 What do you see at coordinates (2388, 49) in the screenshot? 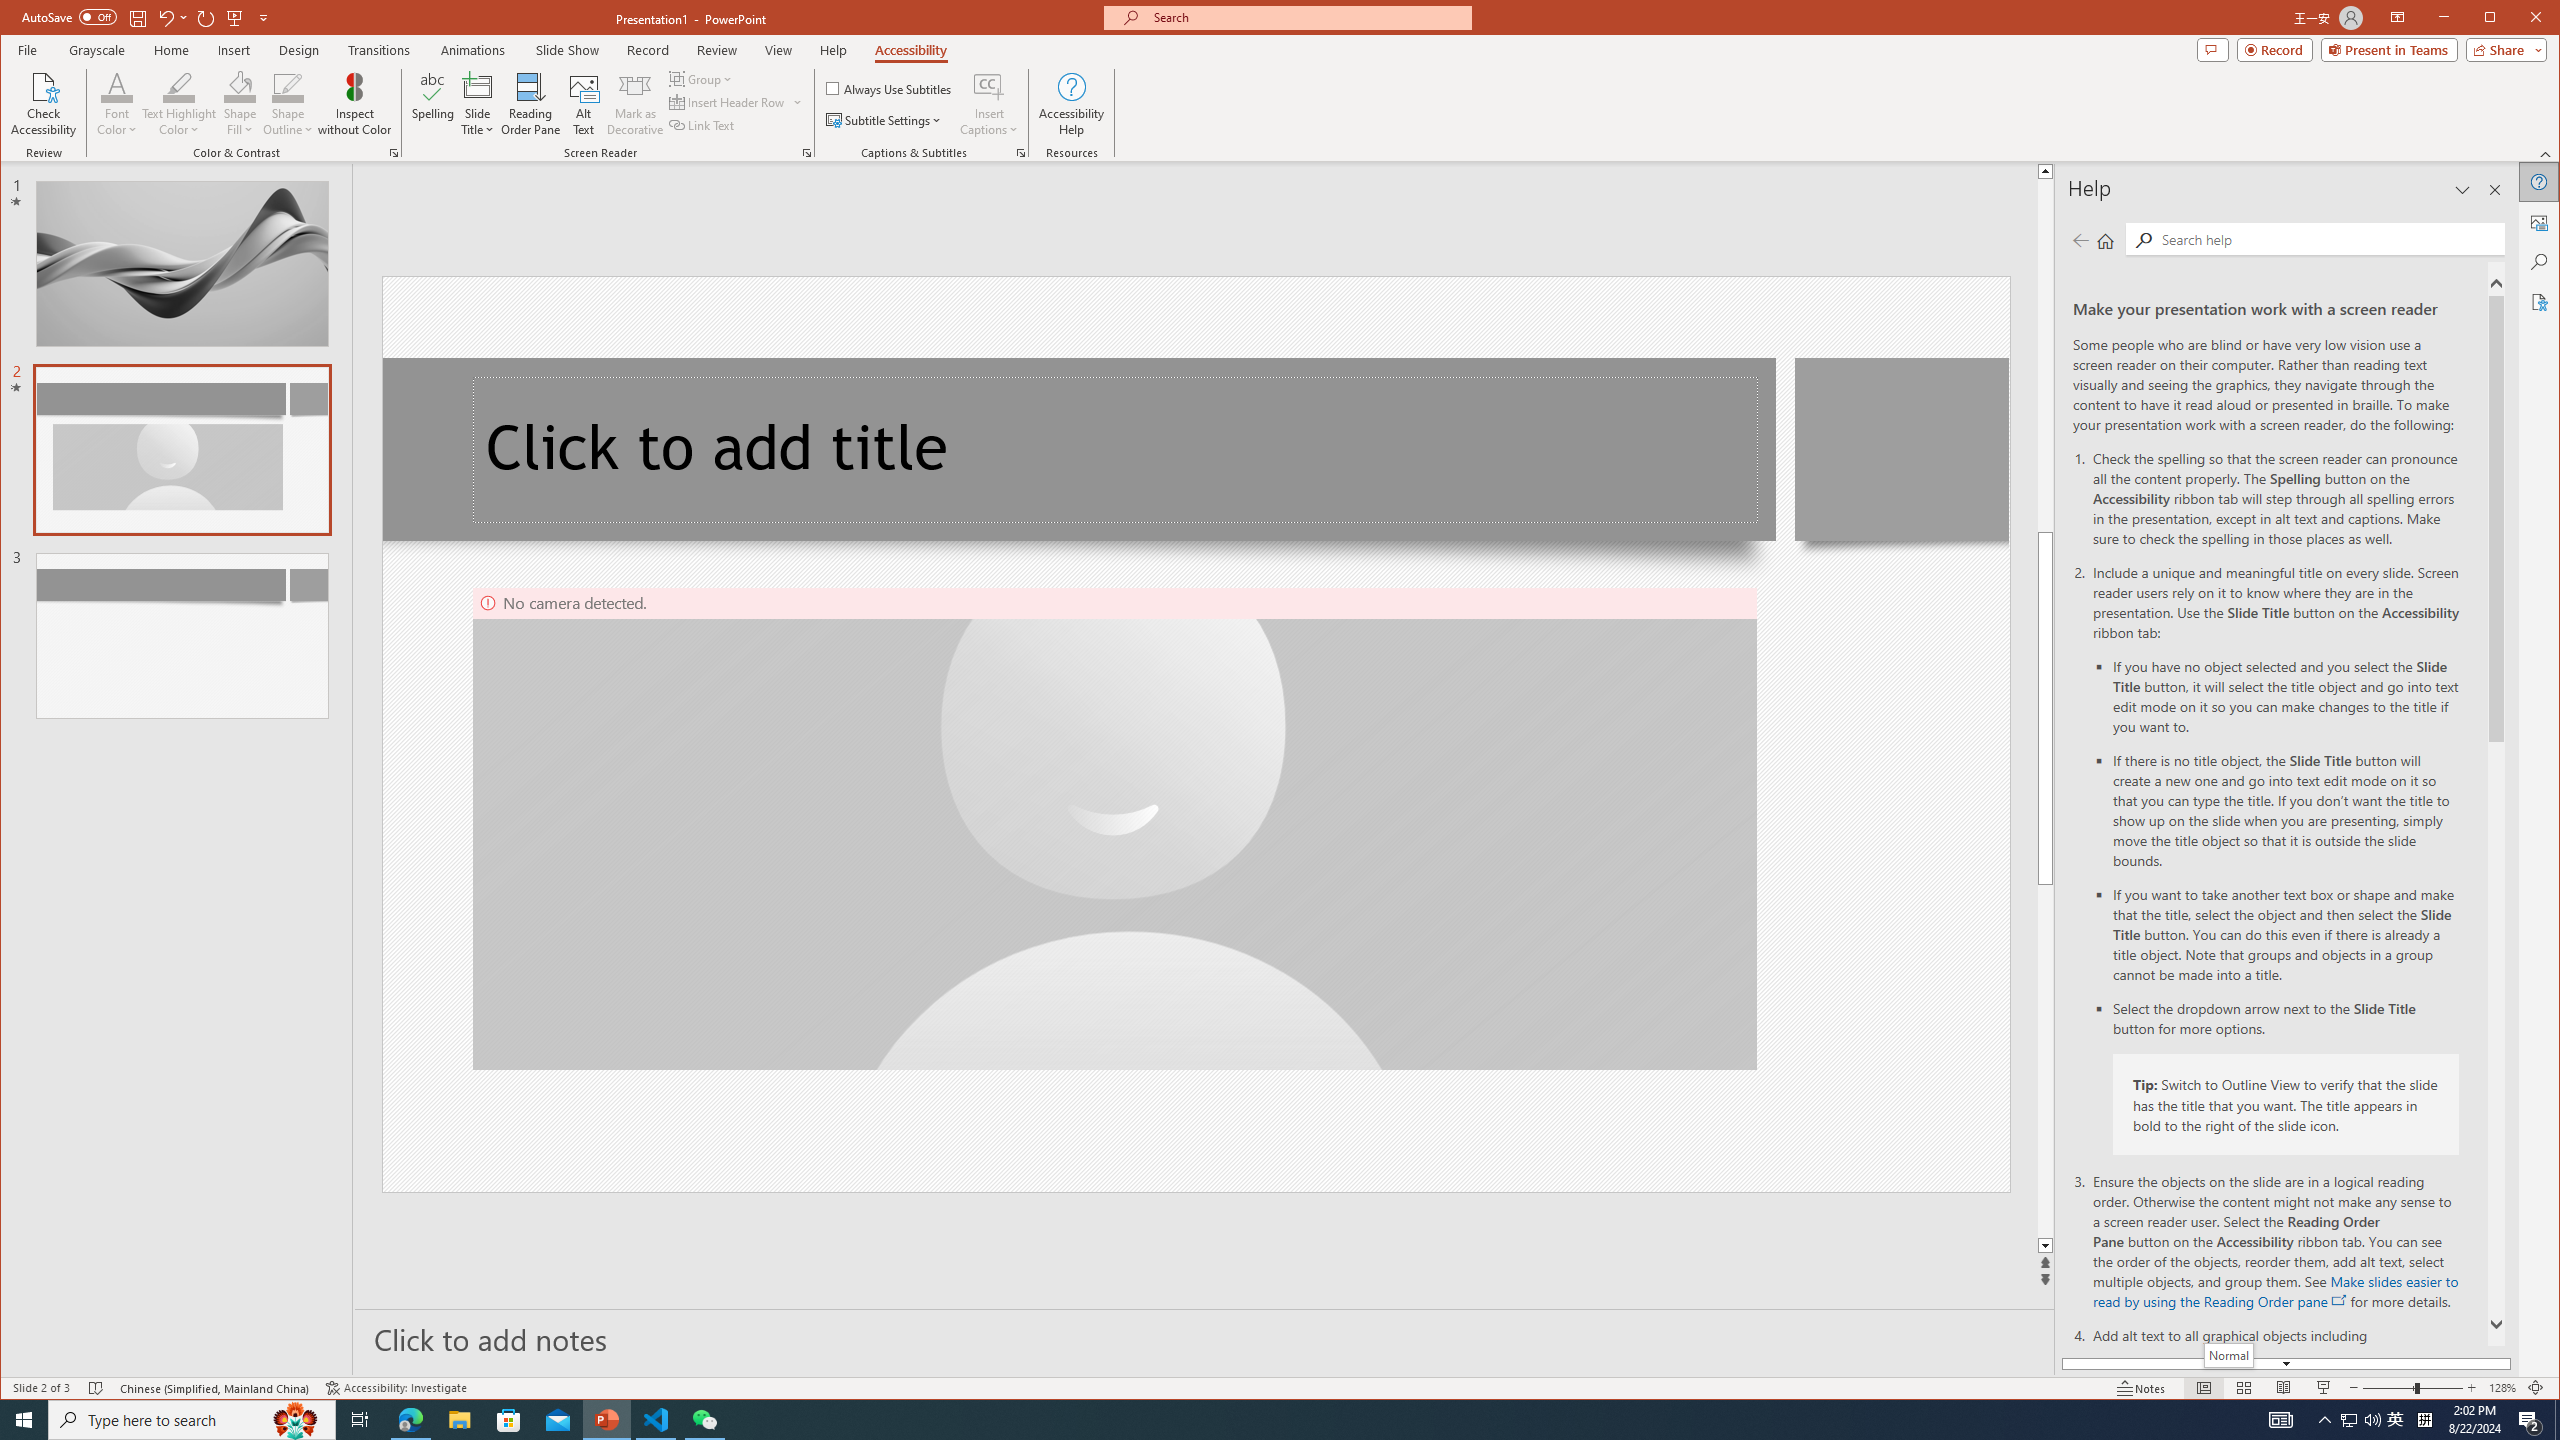
I see `'Present in Teams'` at bounding box center [2388, 49].